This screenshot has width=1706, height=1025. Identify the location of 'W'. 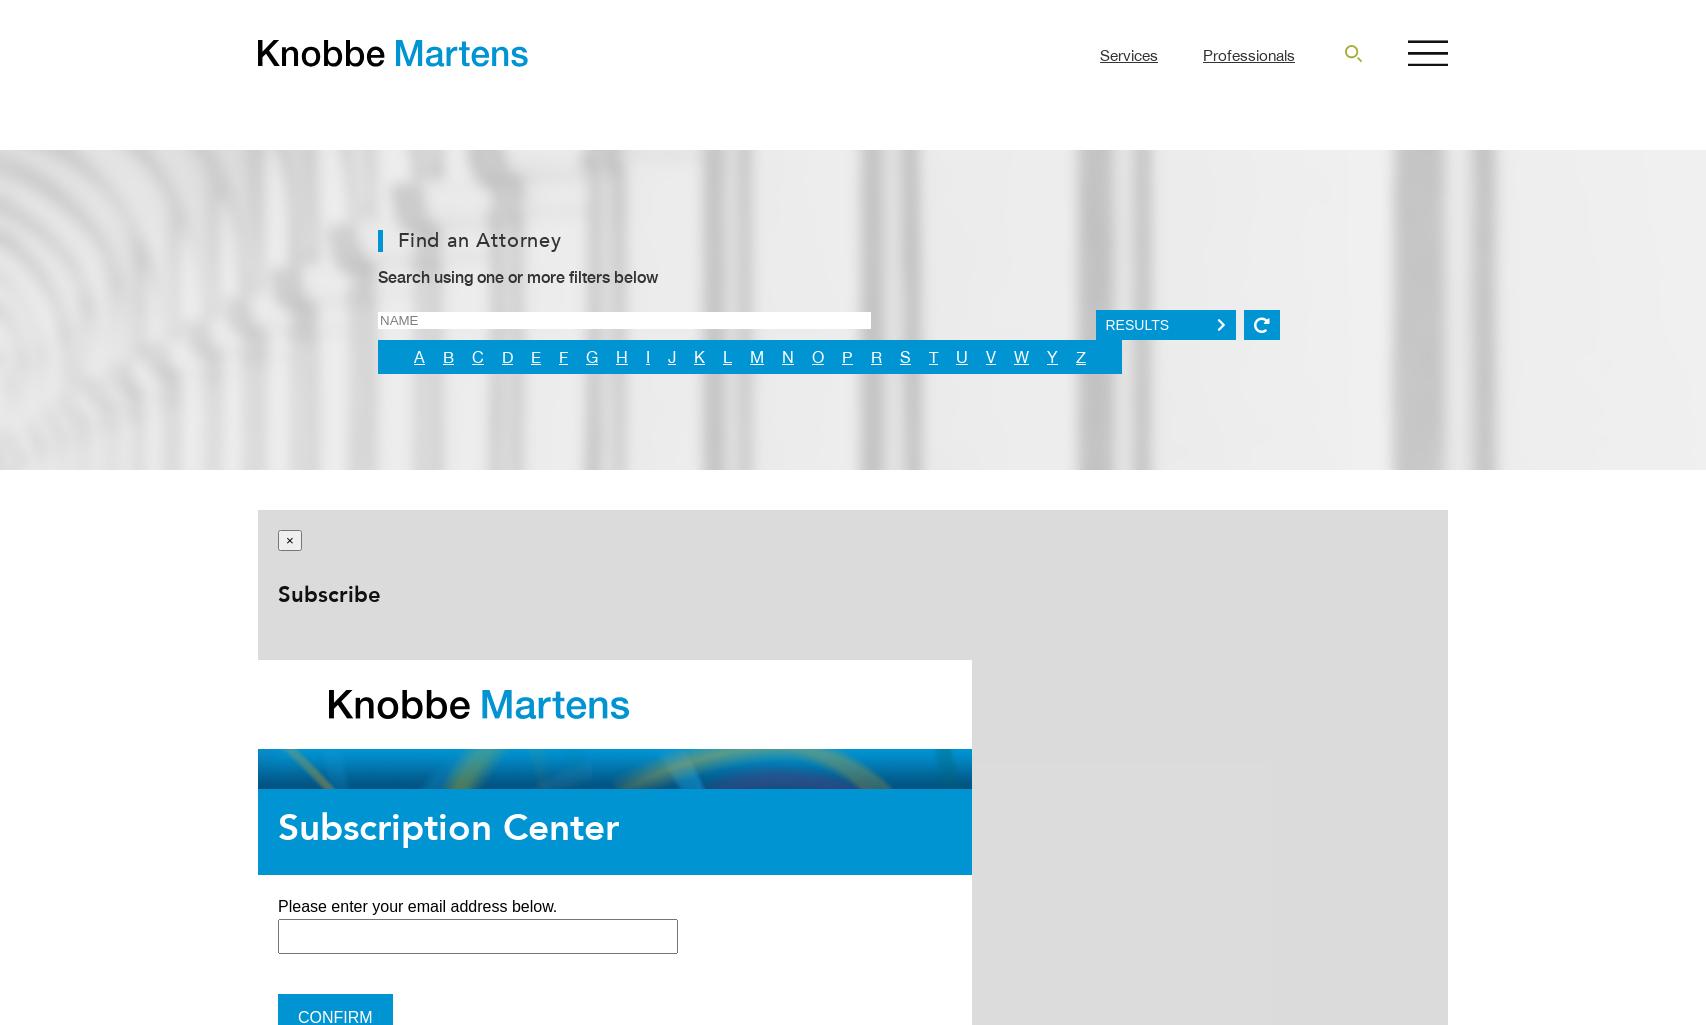
(1021, 356).